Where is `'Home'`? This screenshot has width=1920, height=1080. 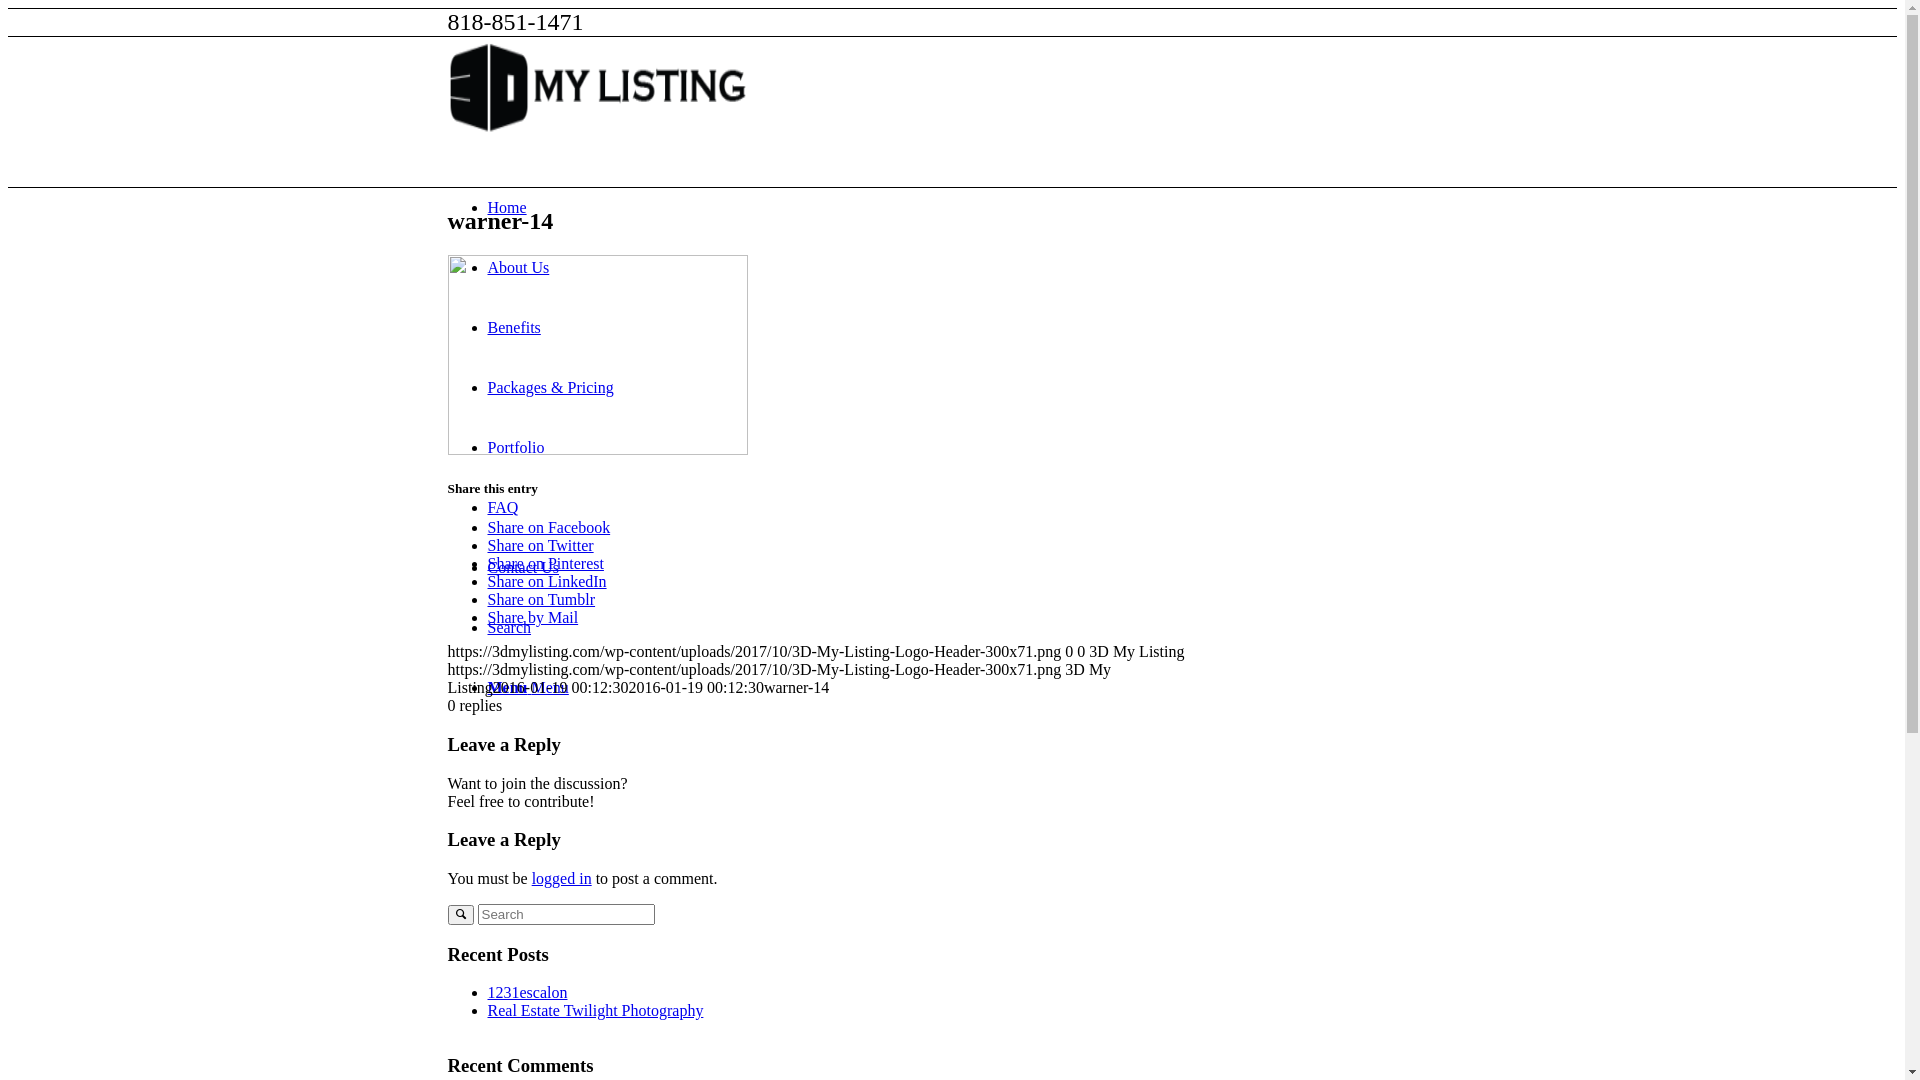 'Home' is located at coordinates (507, 207).